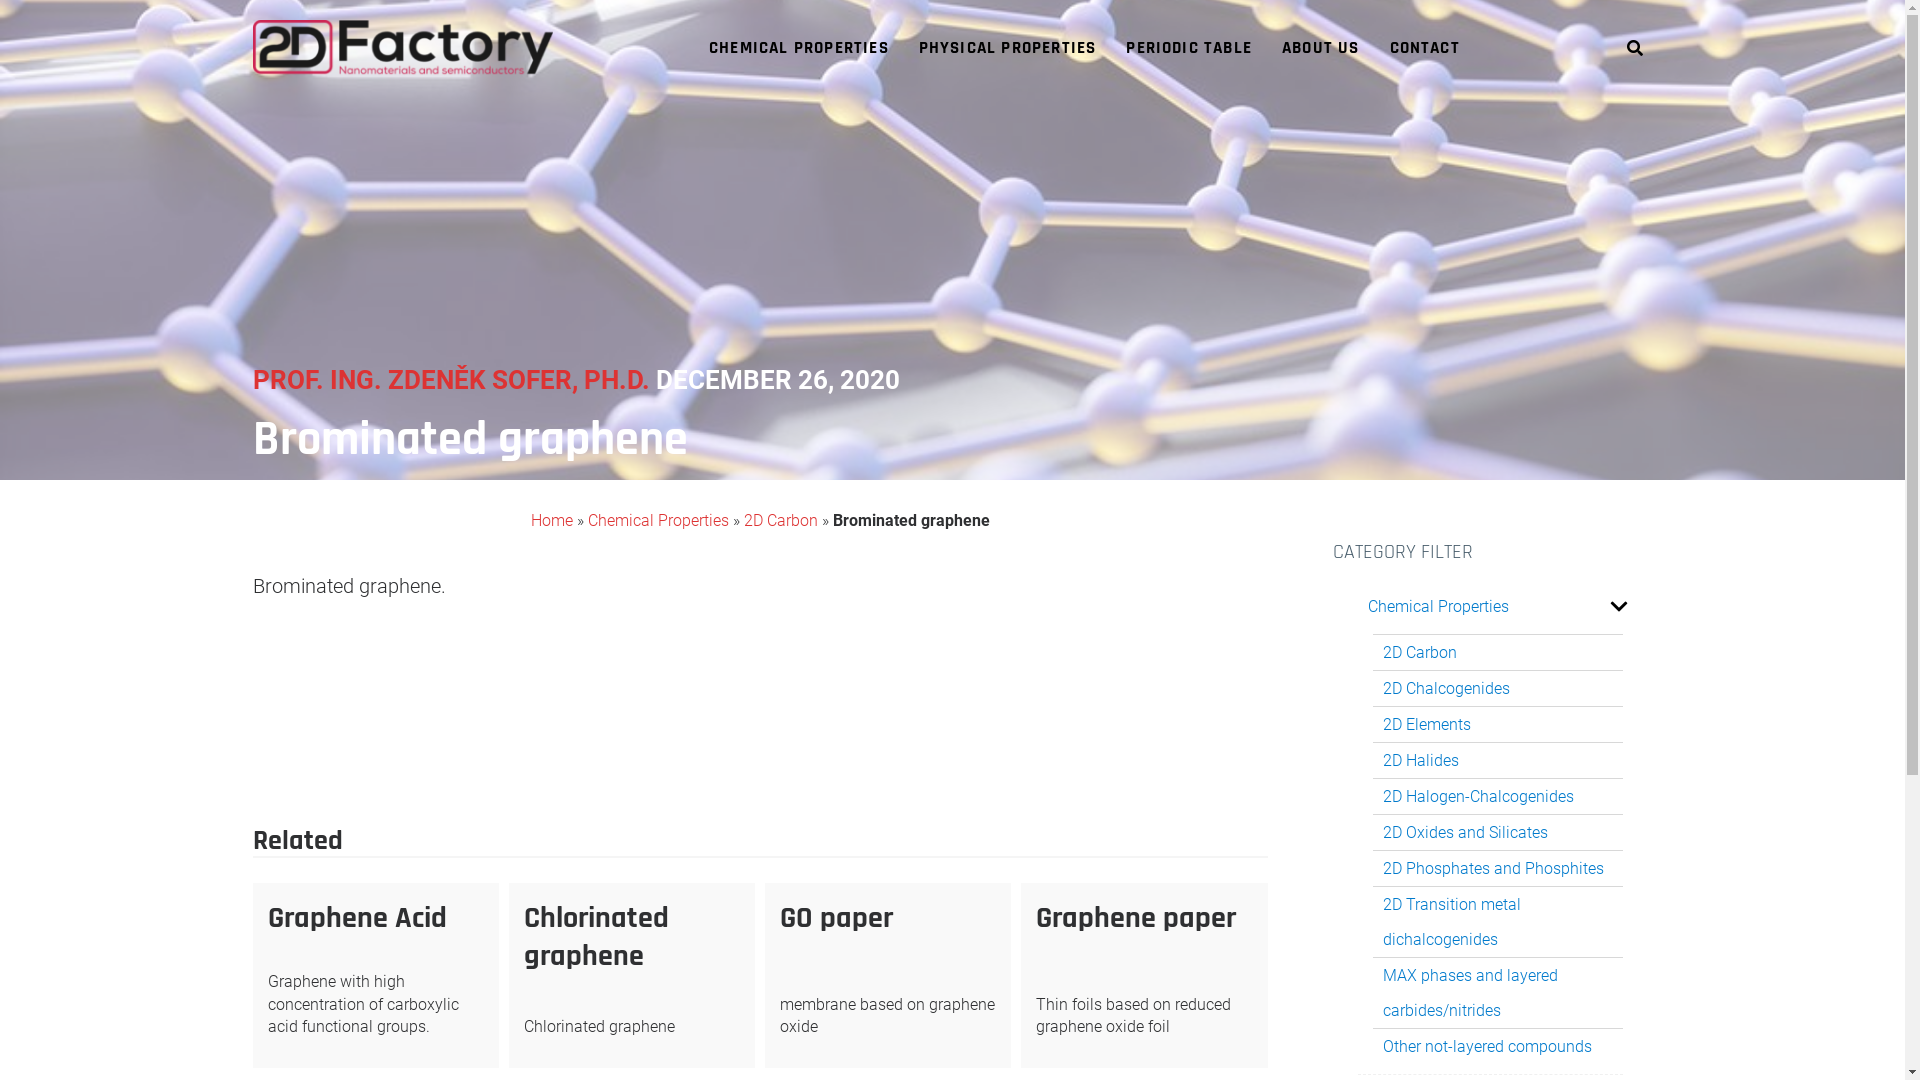 This screenshot has width=1920, height=1080. Describe the element at coordinates (523, 679) in the screenshot. I see `'239 posts'` at that location.